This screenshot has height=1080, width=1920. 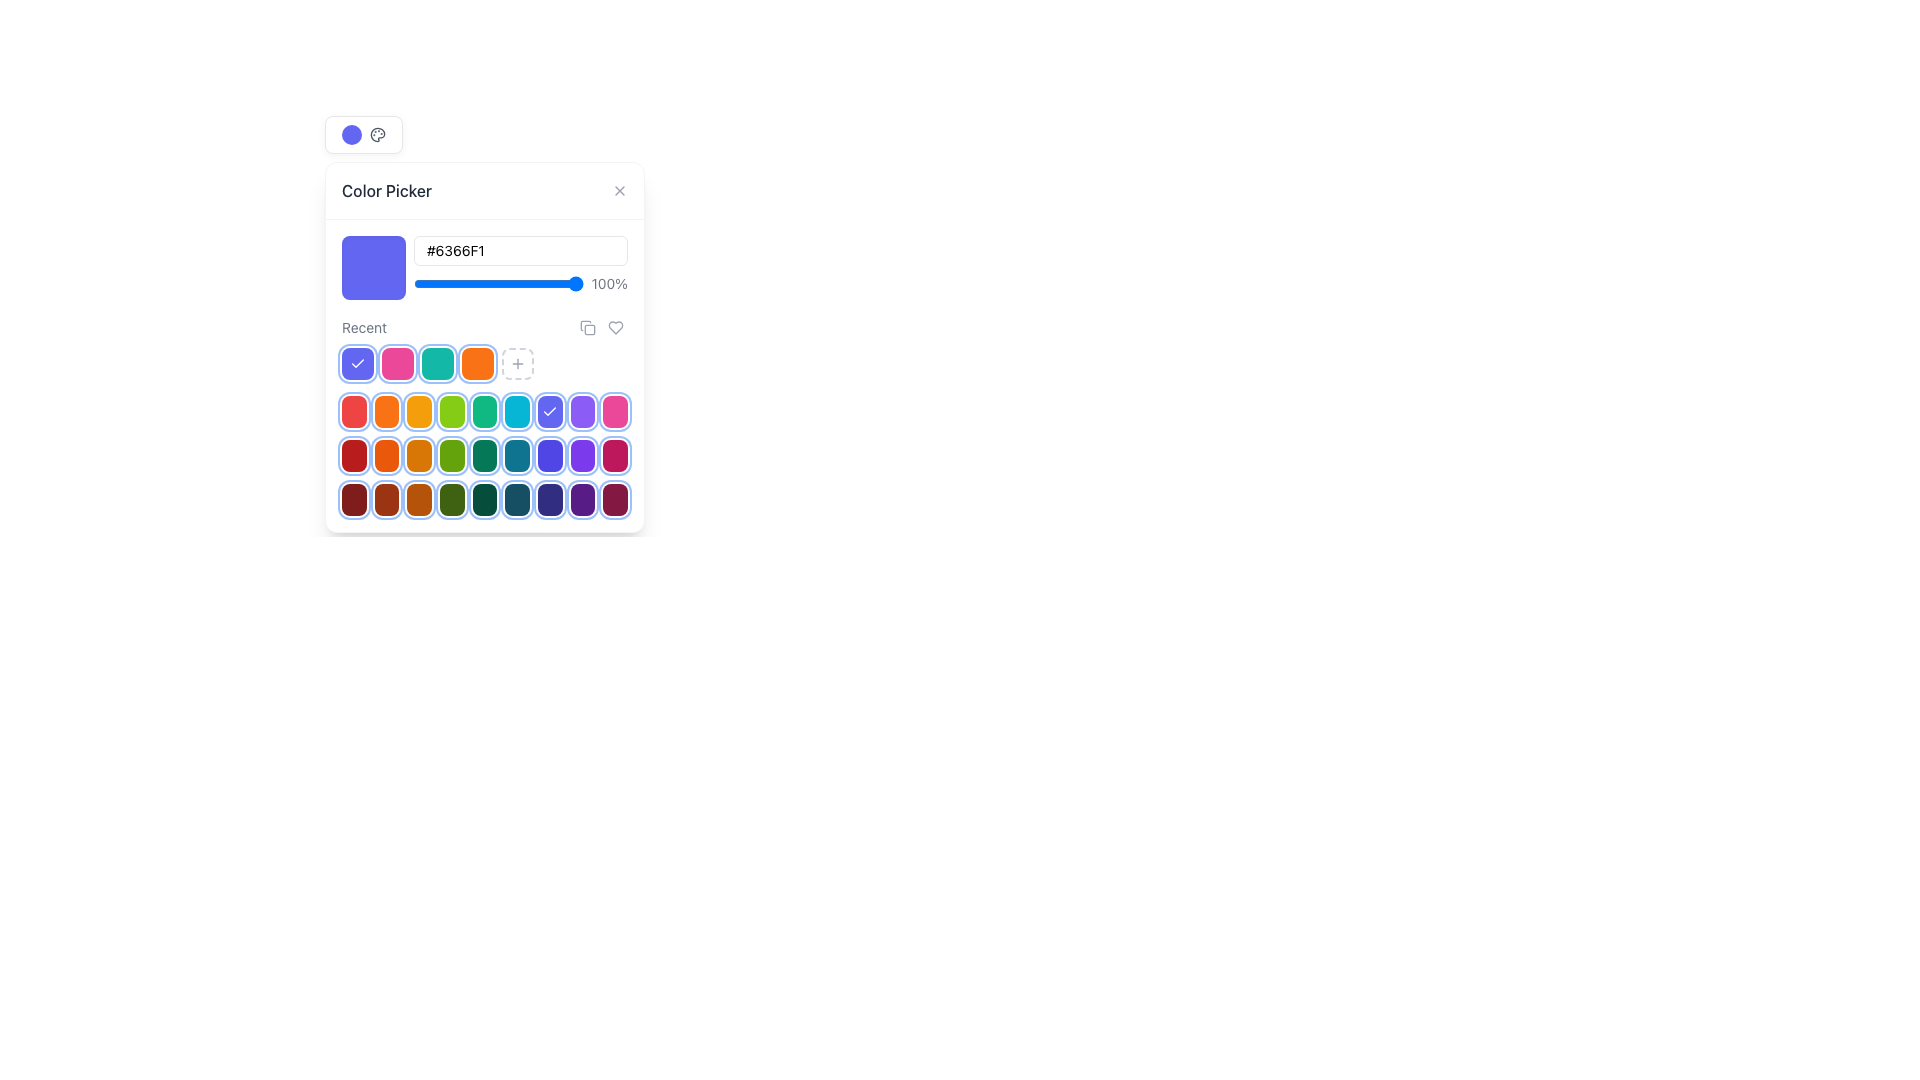 What do you see at coordinates (358, 363) in the screenshot?
I see `the checkmark icon located at the center of the circular button in the 'Recent' color selection area` at bounding box center [358, 363].